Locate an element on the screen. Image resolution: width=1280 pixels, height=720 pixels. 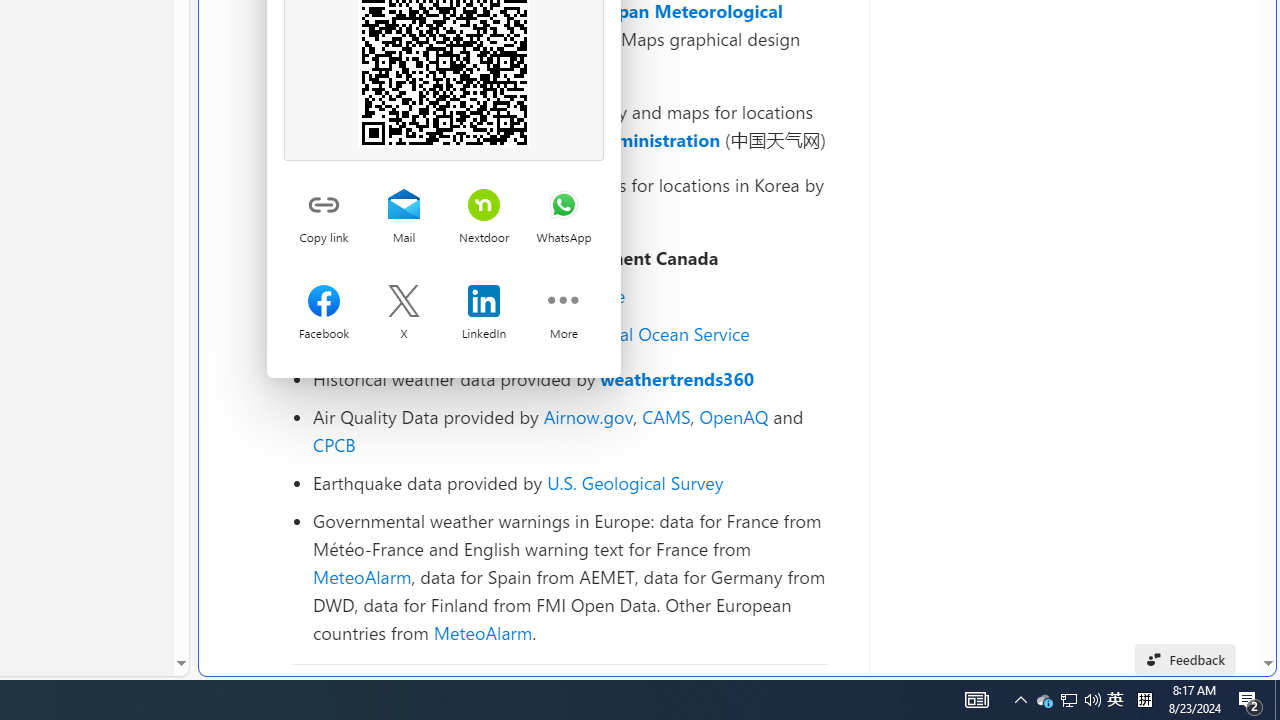
'Share on whatsapp' is located at coordinates (562, 206).